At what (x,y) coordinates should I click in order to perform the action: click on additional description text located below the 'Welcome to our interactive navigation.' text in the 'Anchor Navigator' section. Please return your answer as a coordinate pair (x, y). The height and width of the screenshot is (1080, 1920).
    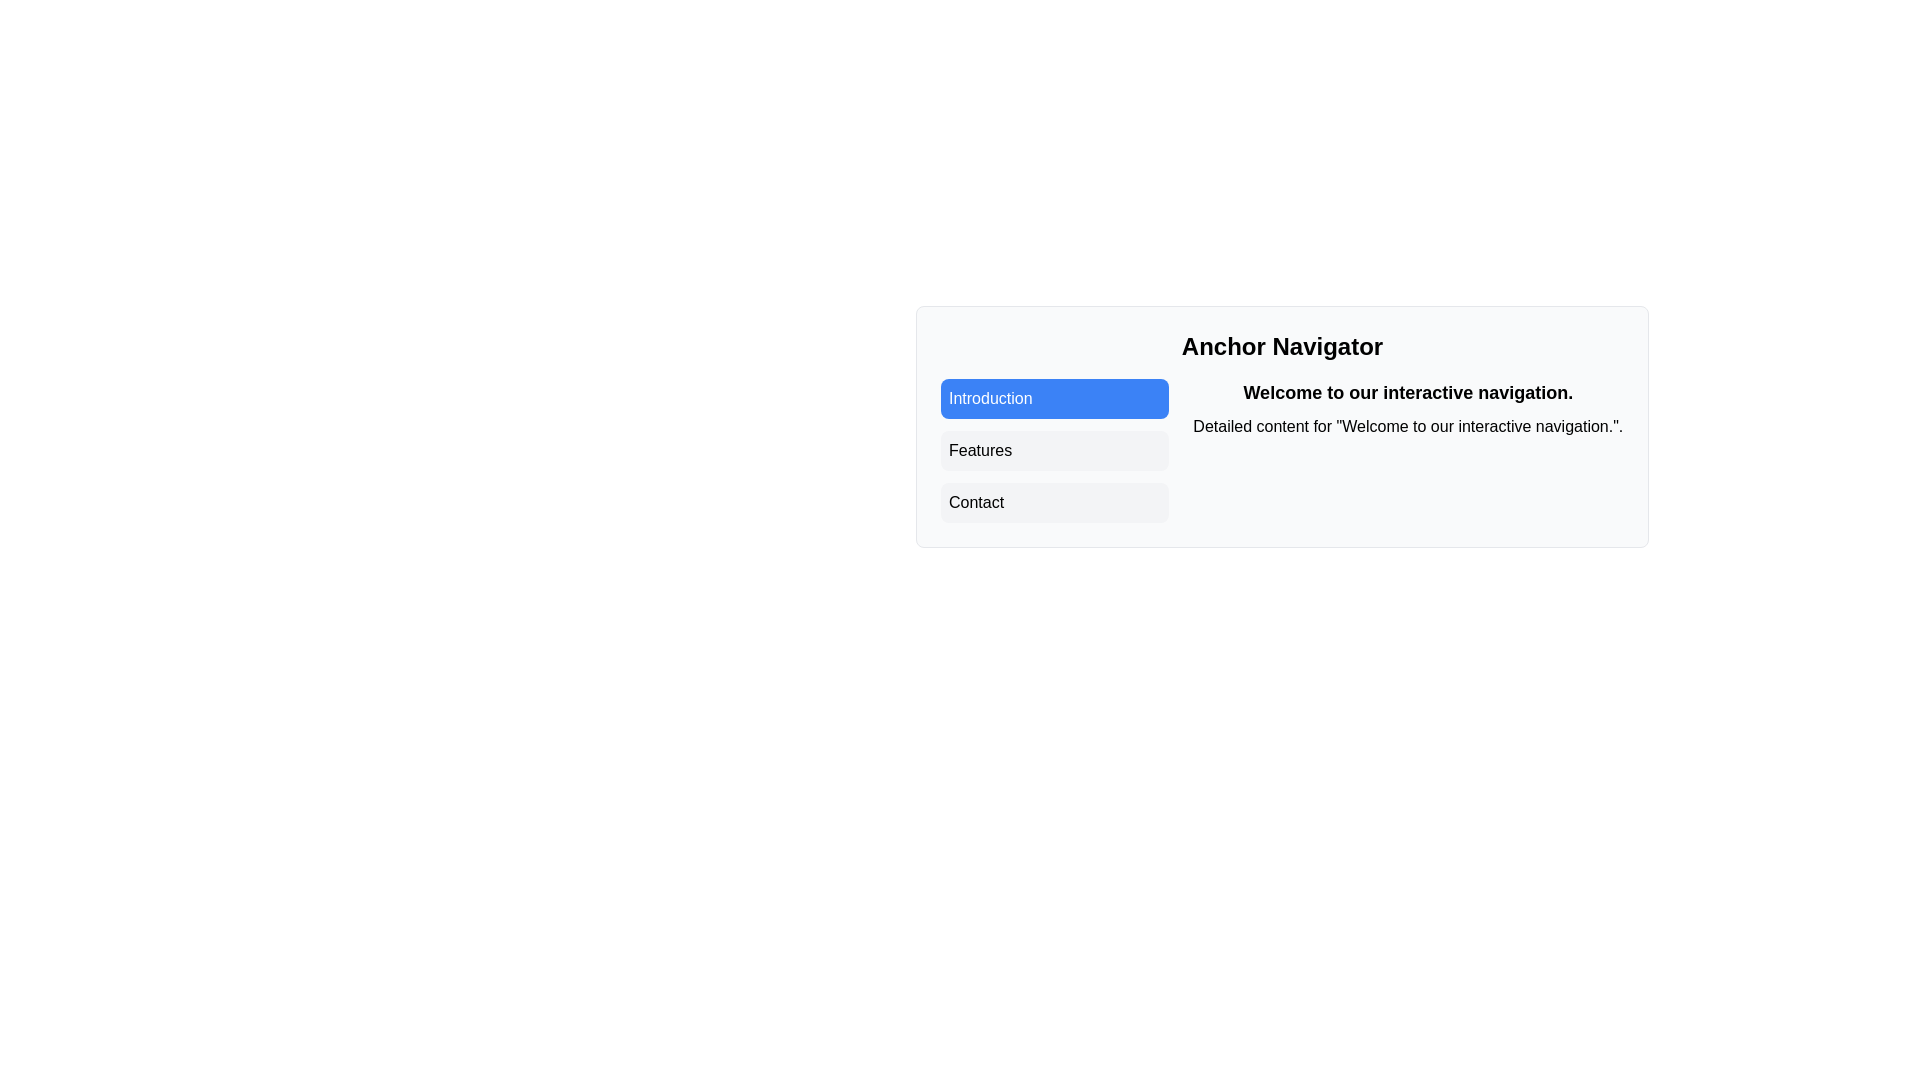
    Looking at the image, I should click on (1407, 426).